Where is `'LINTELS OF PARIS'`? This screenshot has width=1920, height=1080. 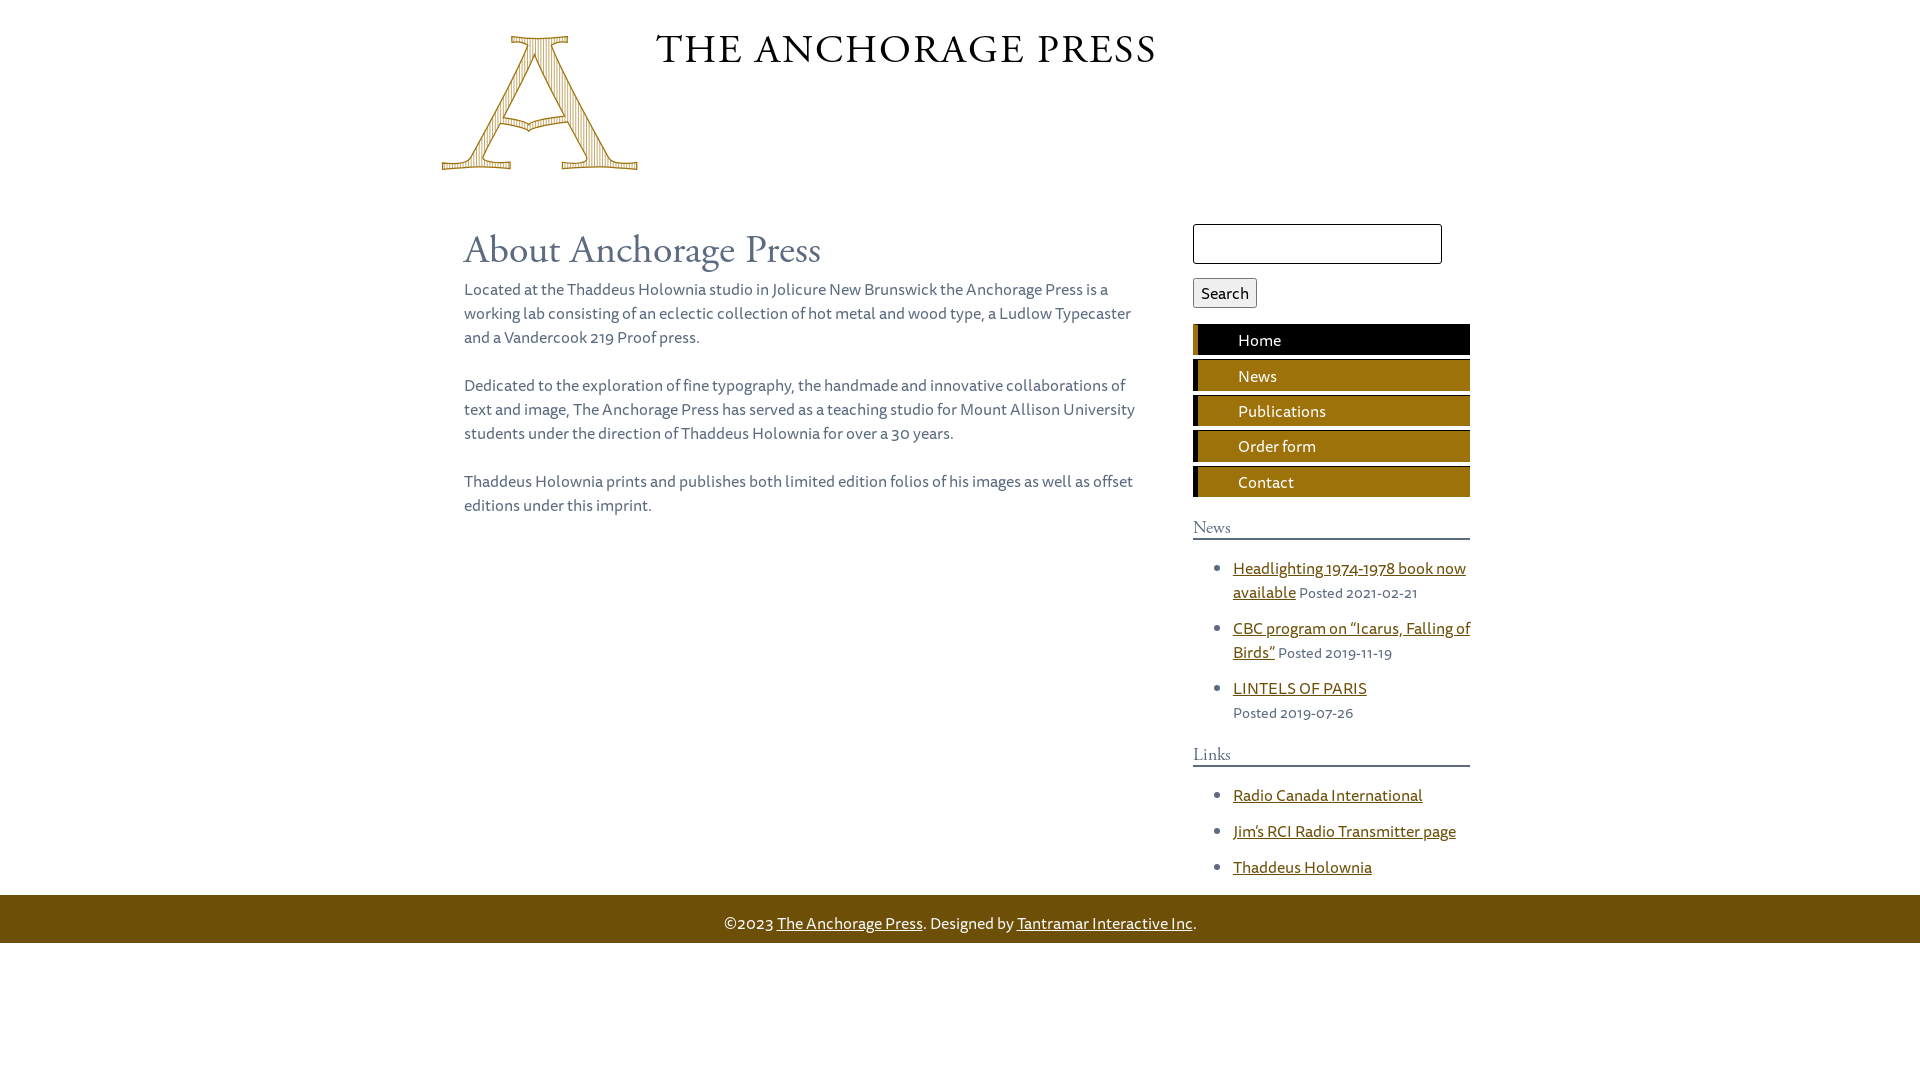 'LINTELS OF PARIS' is located at coordinates (1232, 686).